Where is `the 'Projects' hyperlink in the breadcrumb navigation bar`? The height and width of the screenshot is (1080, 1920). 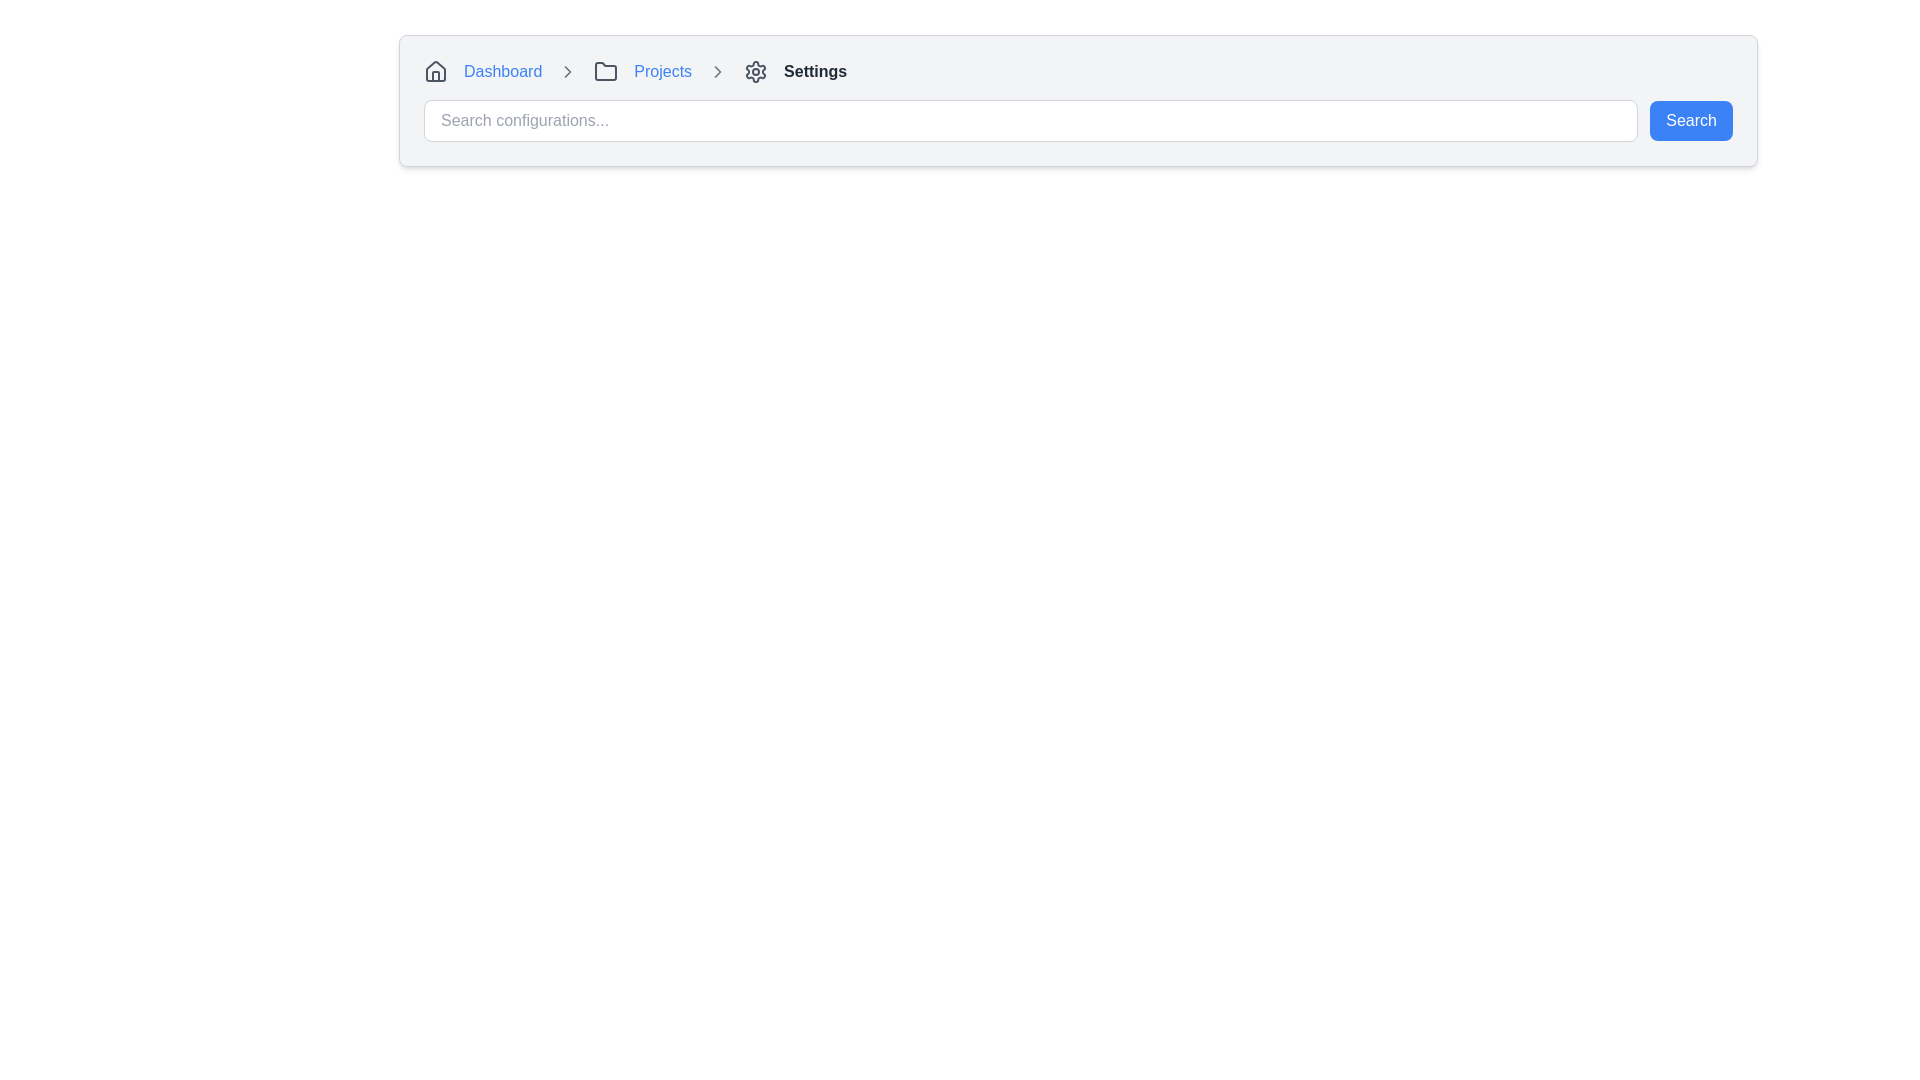 the 'Projects' hyperlink in the breadcrumb navigation bar is located at coordinates (662, 71).